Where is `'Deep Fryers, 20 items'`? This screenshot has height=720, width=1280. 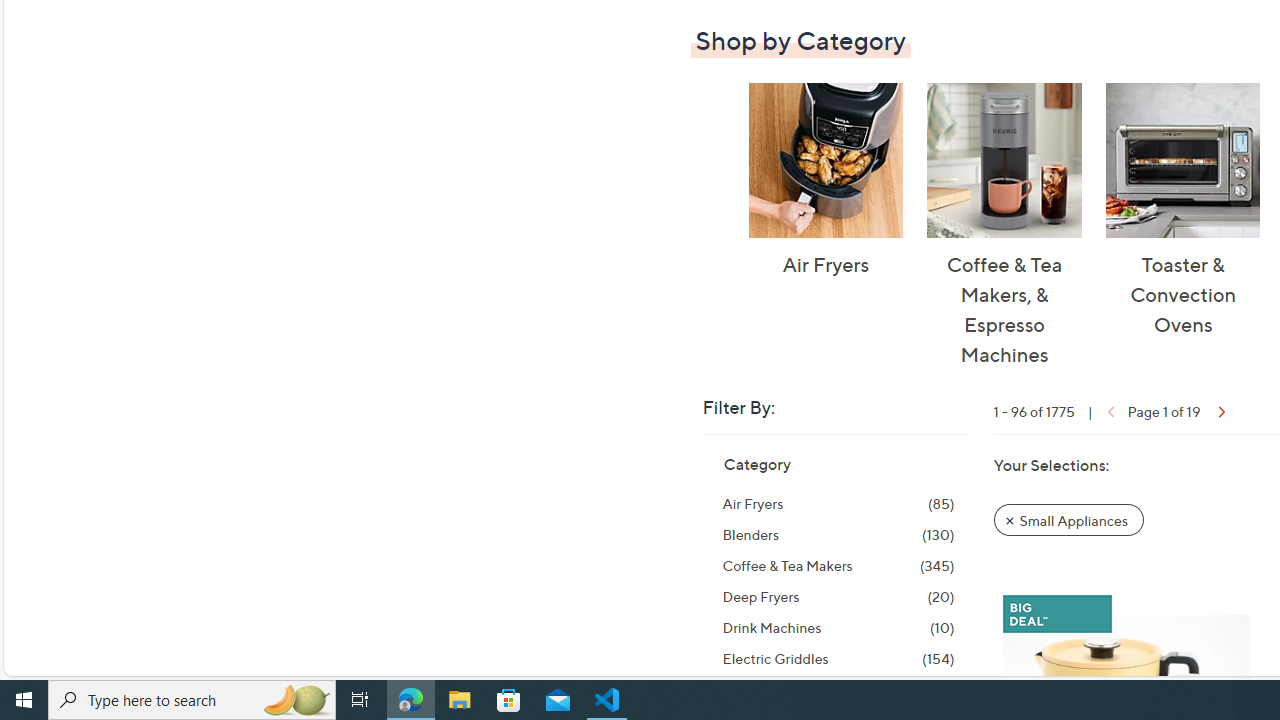
'Deep Fryers, 20 items' is located at coordinates (838, 595).